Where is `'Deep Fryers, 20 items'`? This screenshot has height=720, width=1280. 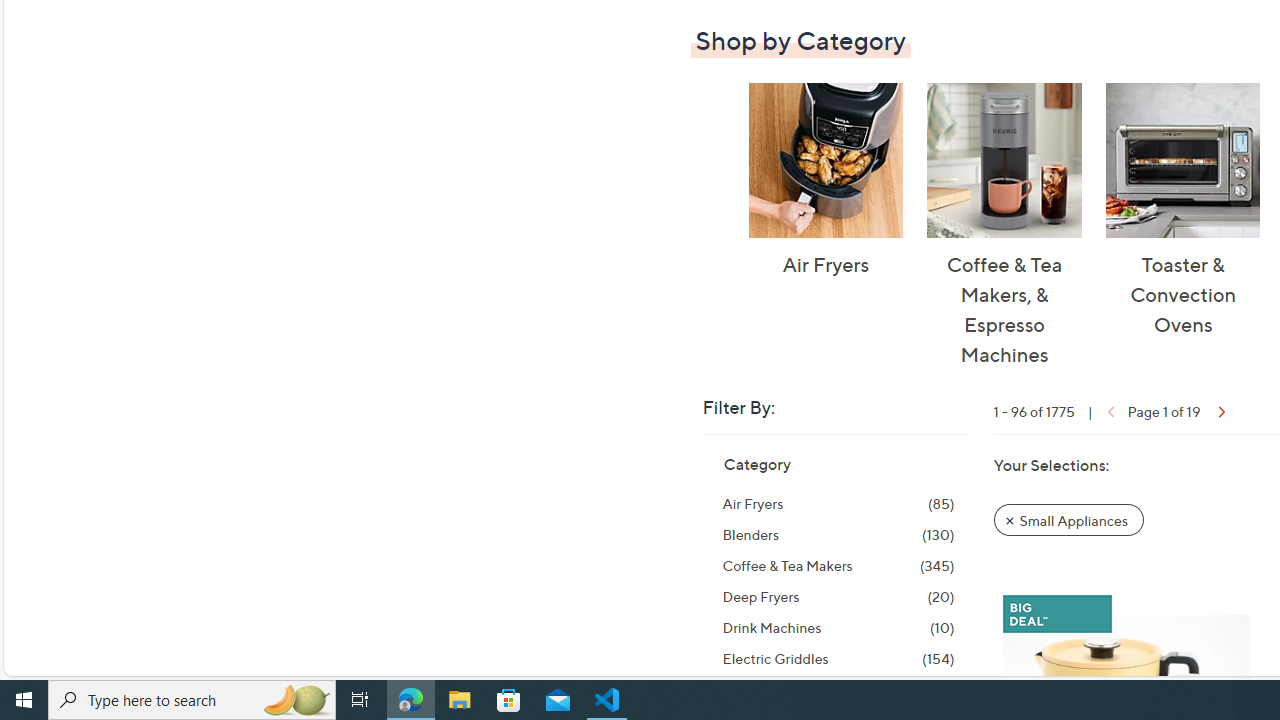
'Deep Fryers, 20 items' is located at coordinates (838, 595).